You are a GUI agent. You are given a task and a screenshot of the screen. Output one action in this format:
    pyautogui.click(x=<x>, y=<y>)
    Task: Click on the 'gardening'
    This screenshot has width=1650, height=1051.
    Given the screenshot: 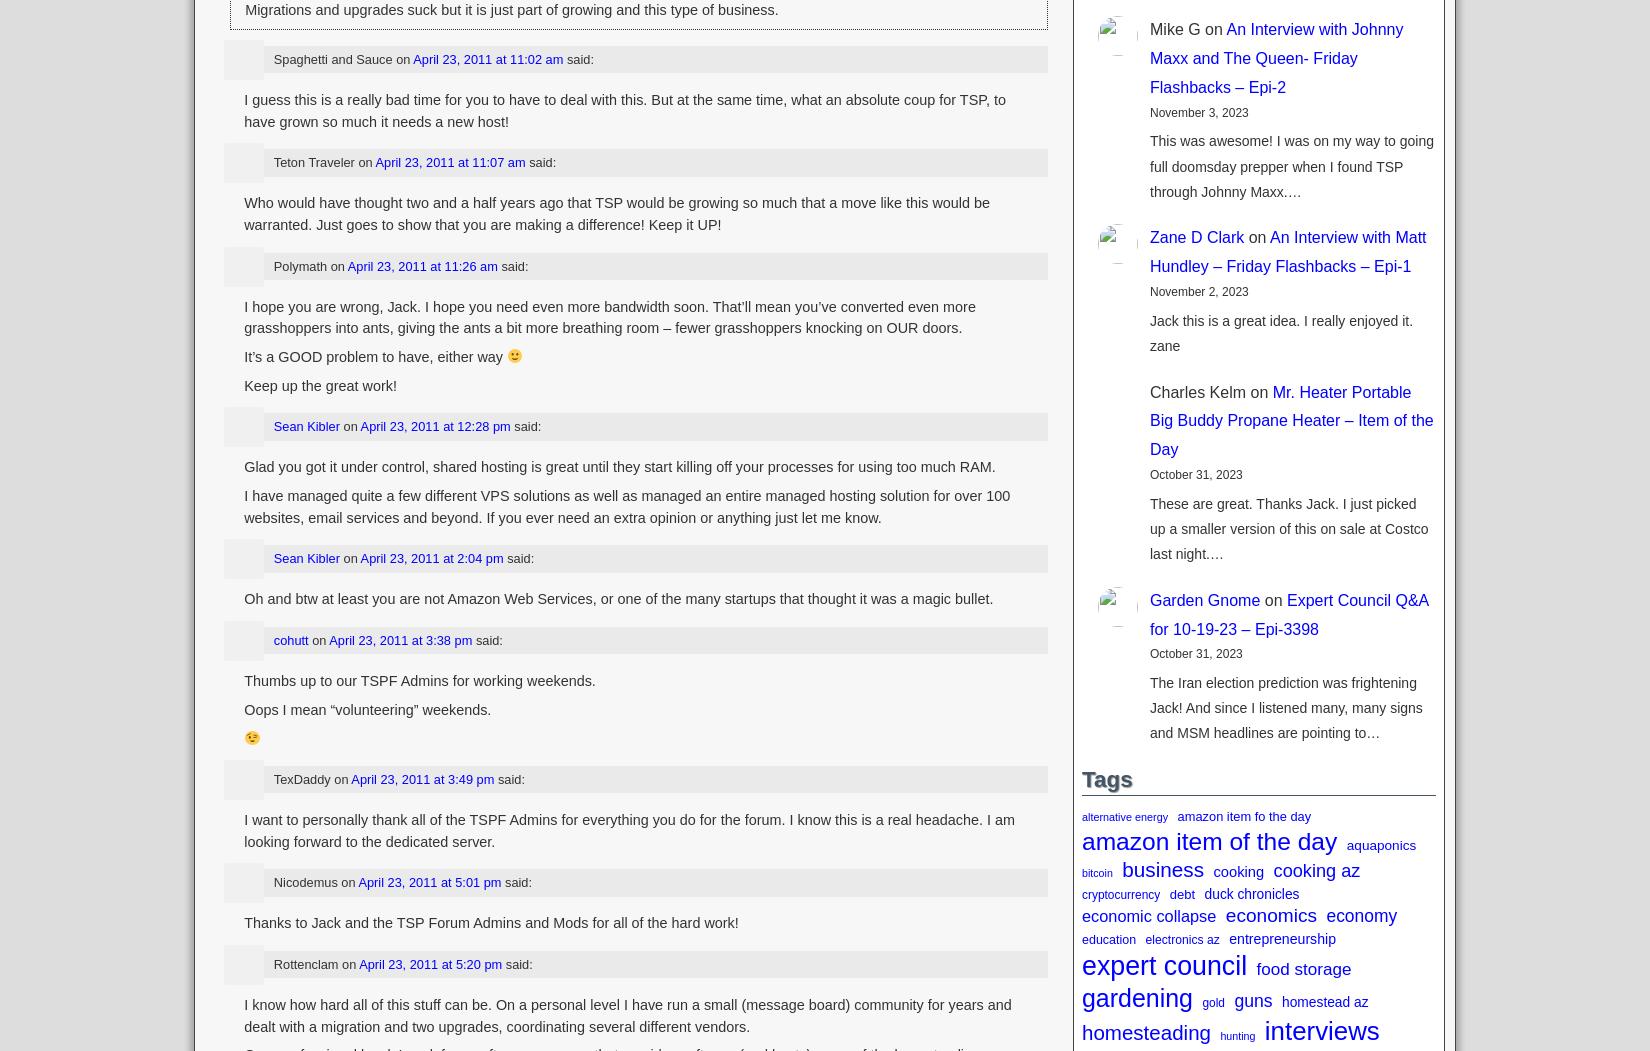 What is the action you would take?
    pyautogui.click(x=1137, y=998)
    